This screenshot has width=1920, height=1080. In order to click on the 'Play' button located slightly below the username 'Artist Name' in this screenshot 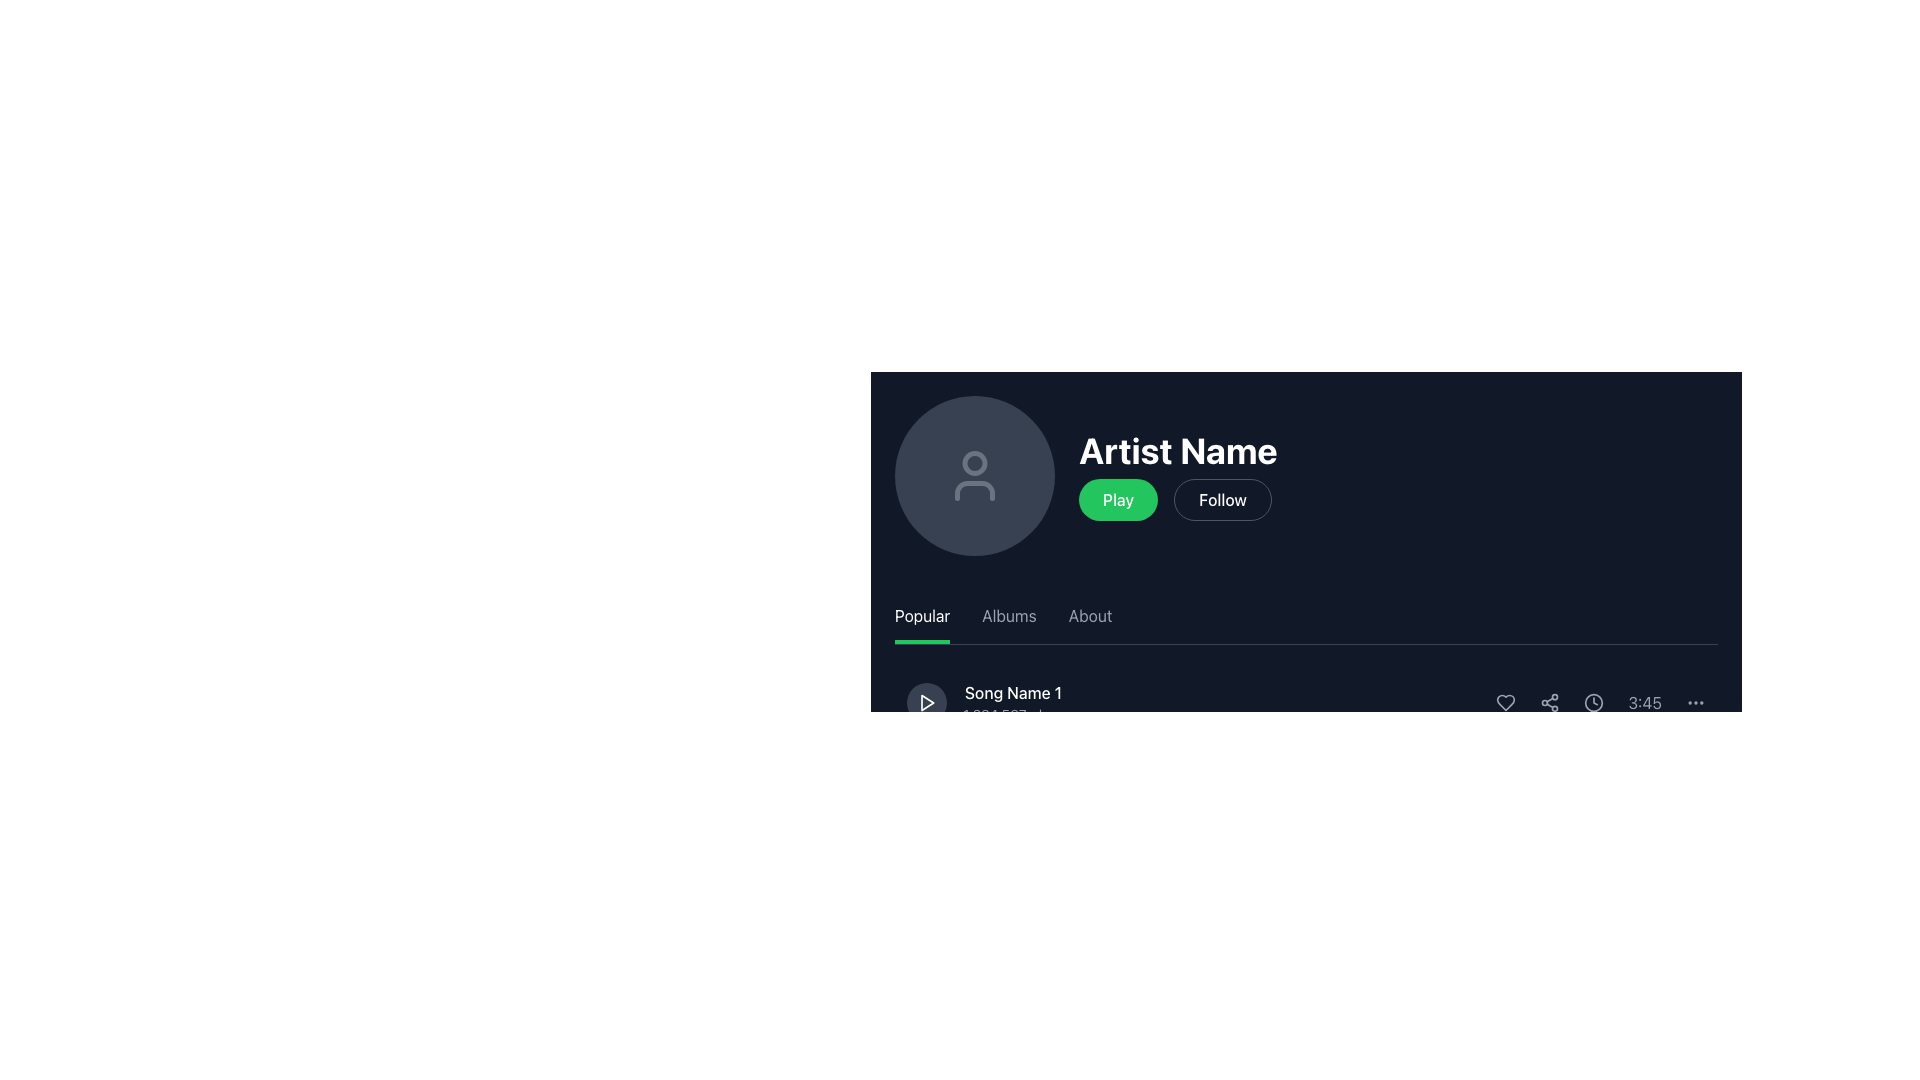, I will do `click(1117, 499)`.